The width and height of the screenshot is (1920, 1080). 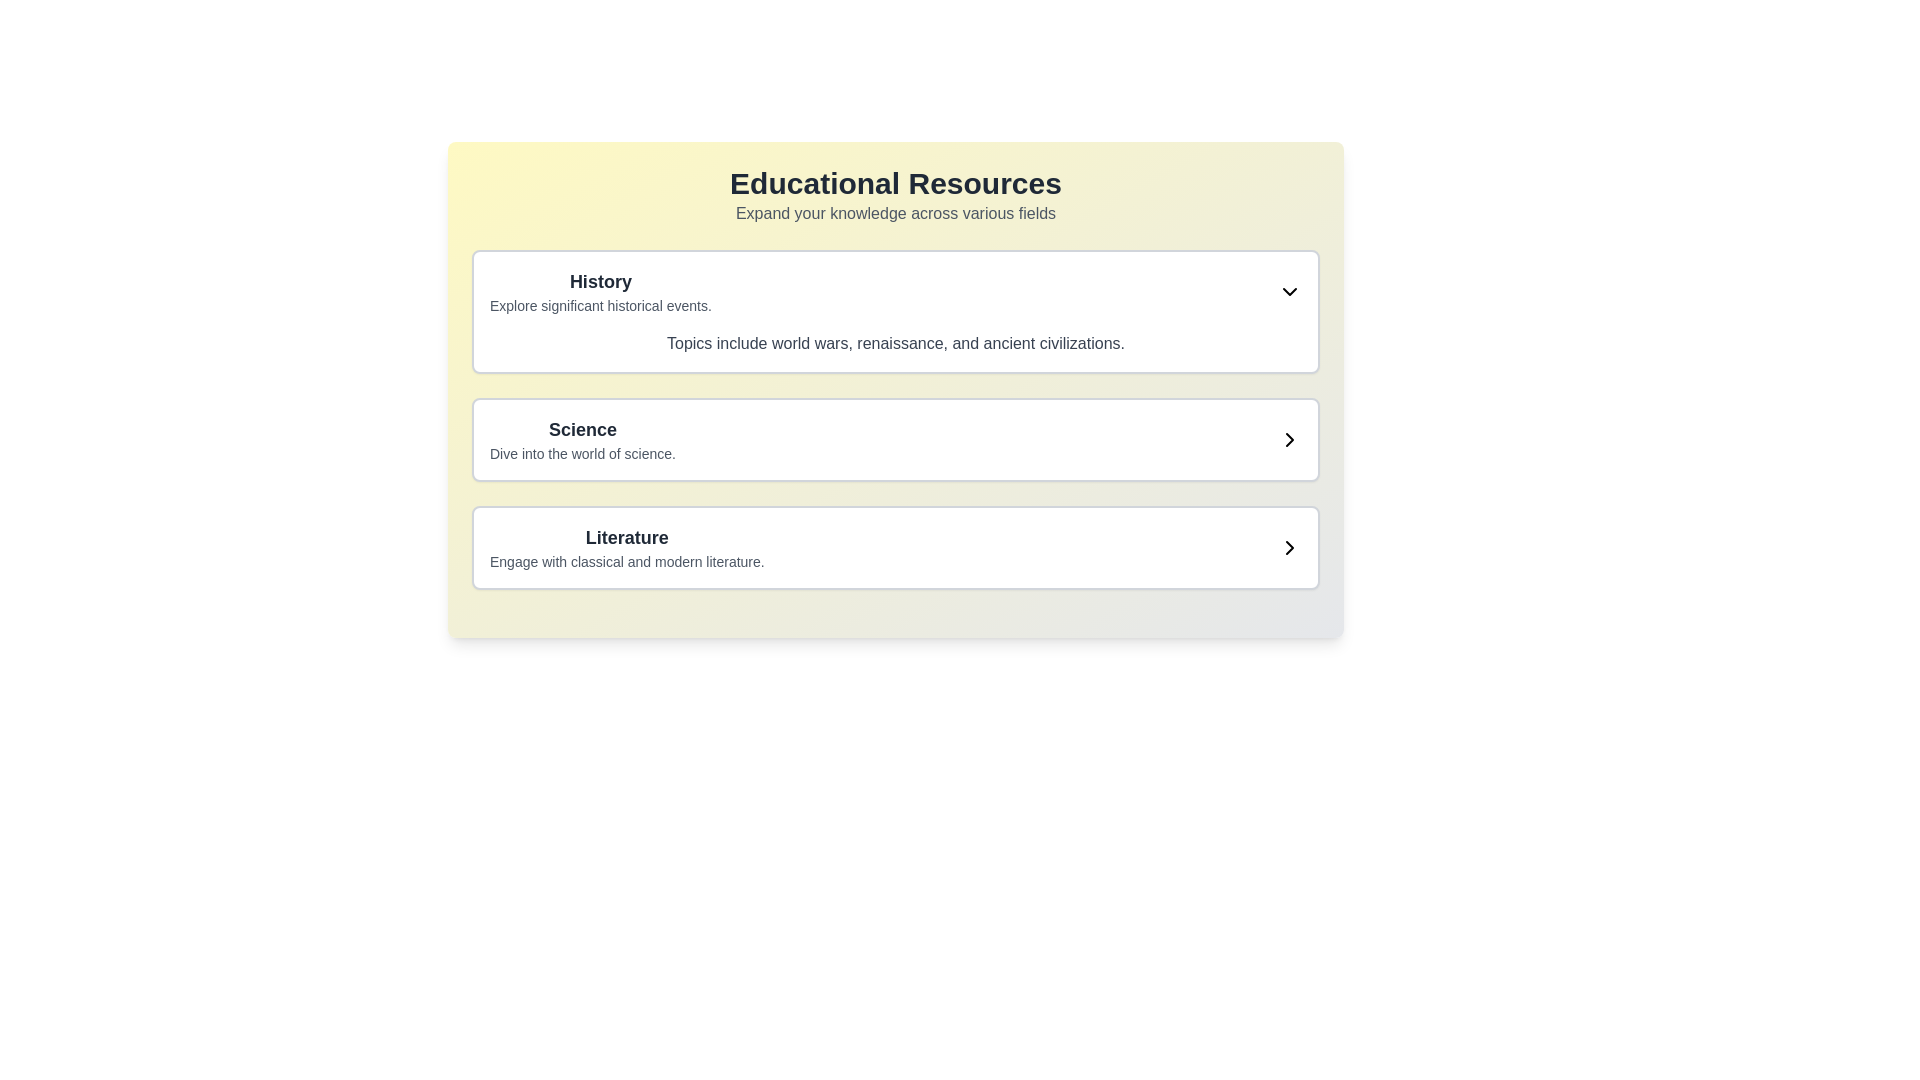 What do you see at coordinates (599, 281) in the screenshot?
I see `the bold, large-sized text label reading 'History' located at the top of the first category box in the main content area, which is centered above the descriptive text 'Explore significant historical events.'` at bounding box center [599, 281].